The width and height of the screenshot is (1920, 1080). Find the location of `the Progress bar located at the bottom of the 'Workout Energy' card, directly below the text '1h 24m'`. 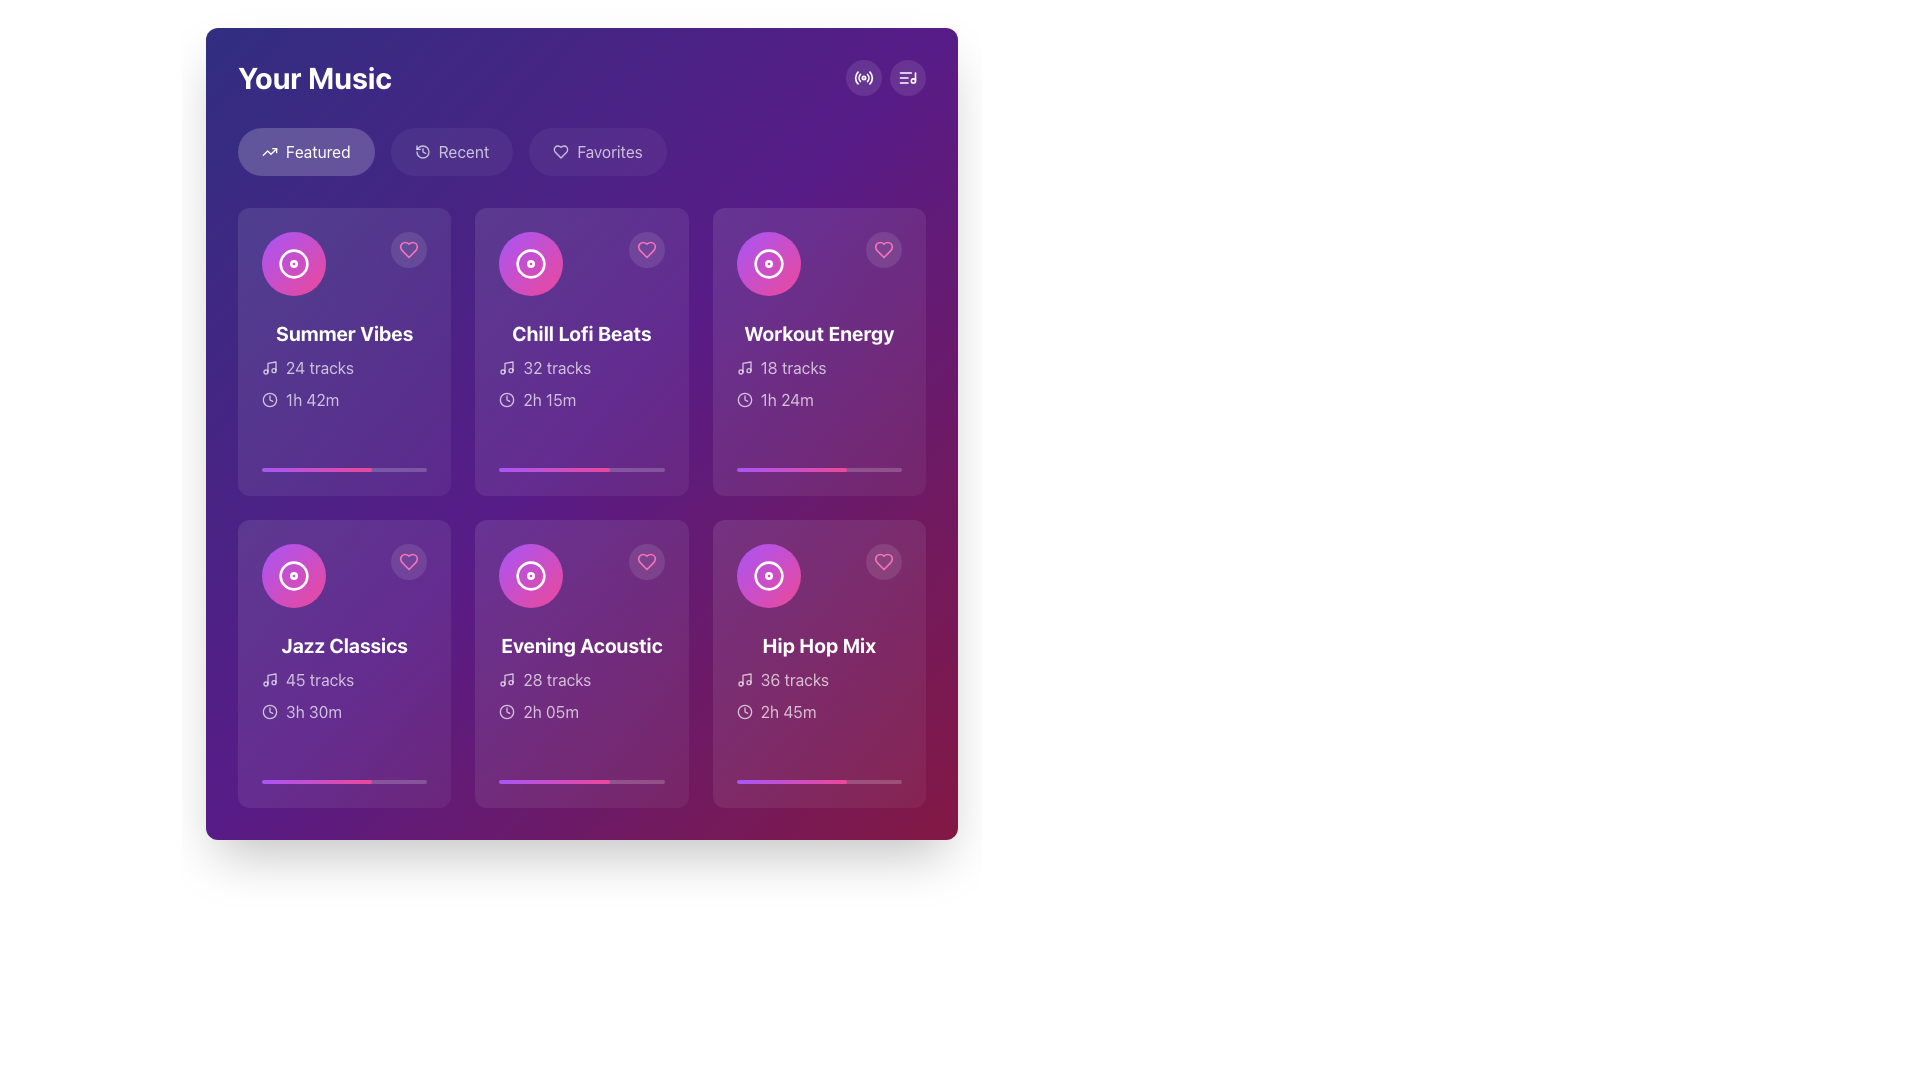

the Progress bar located at the bottom of the 'Workout Energy' card, directly below the text '1h 24m' is located at coordinates (790, 470).